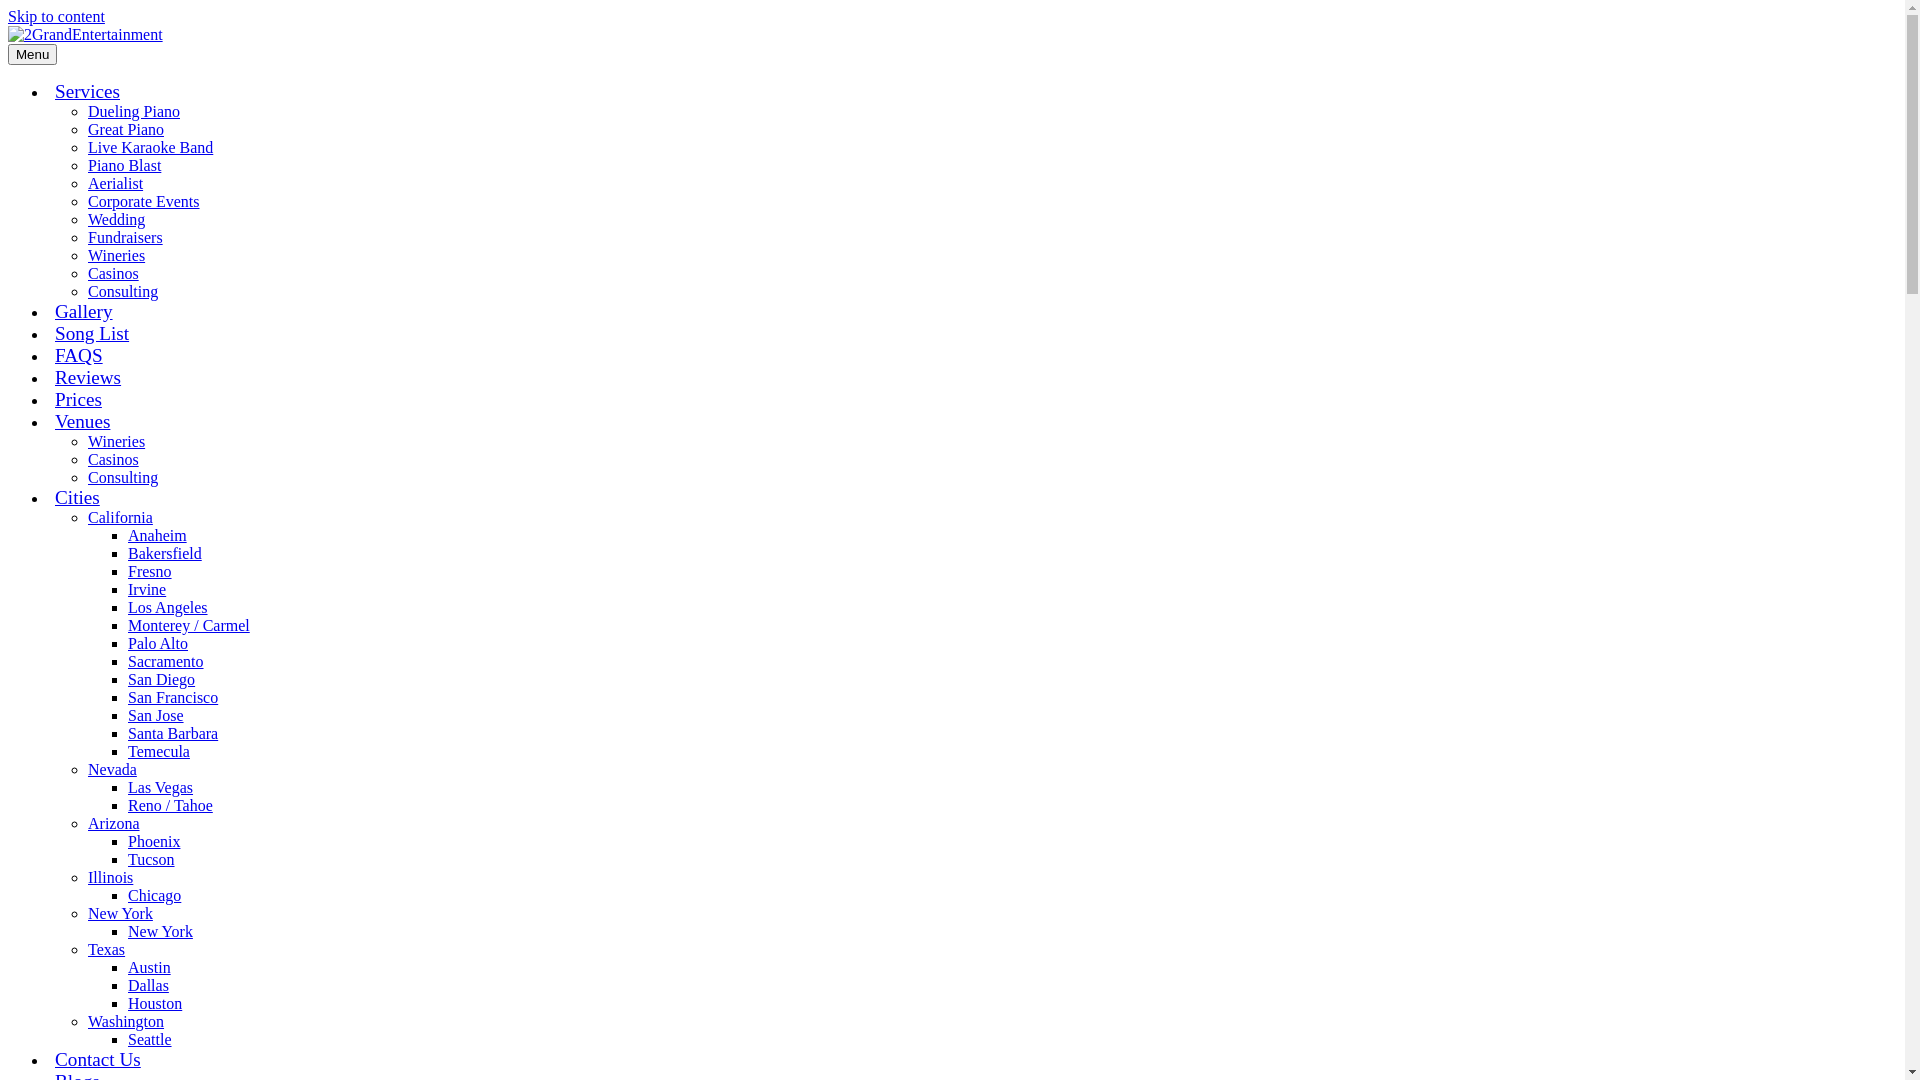 This screenshot has height=1080, width=1920. What do you see at coordinates (115, 254) in the screenshot?
I see `'Wineries'` at bounding box center [115, 254].